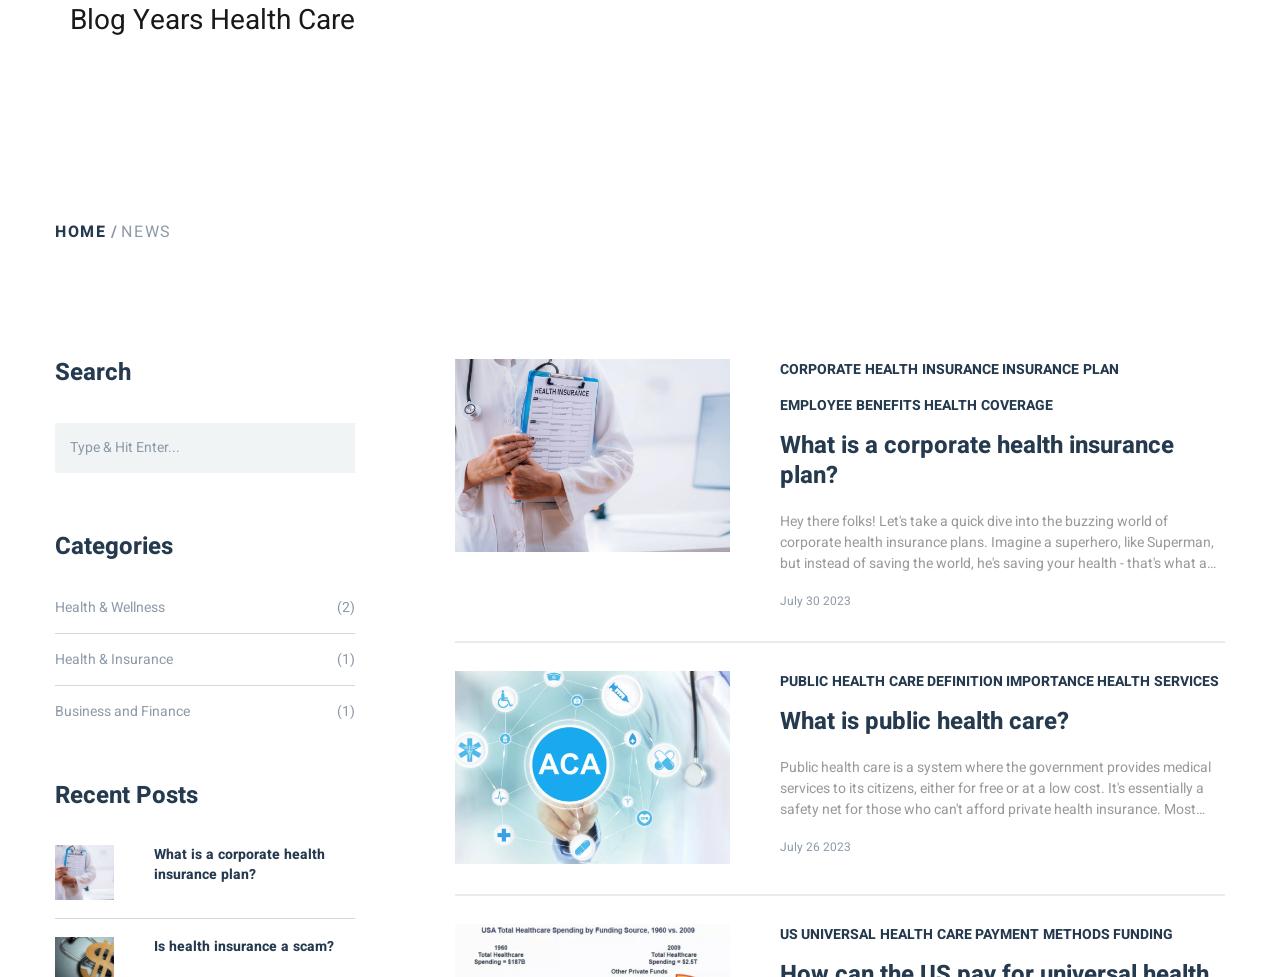 The width and height of the screenshot is (1280, 977). What do you see at coordinates (964, 681) in the screenshot?
I see `'definition'` at bounding box center [964, 681].